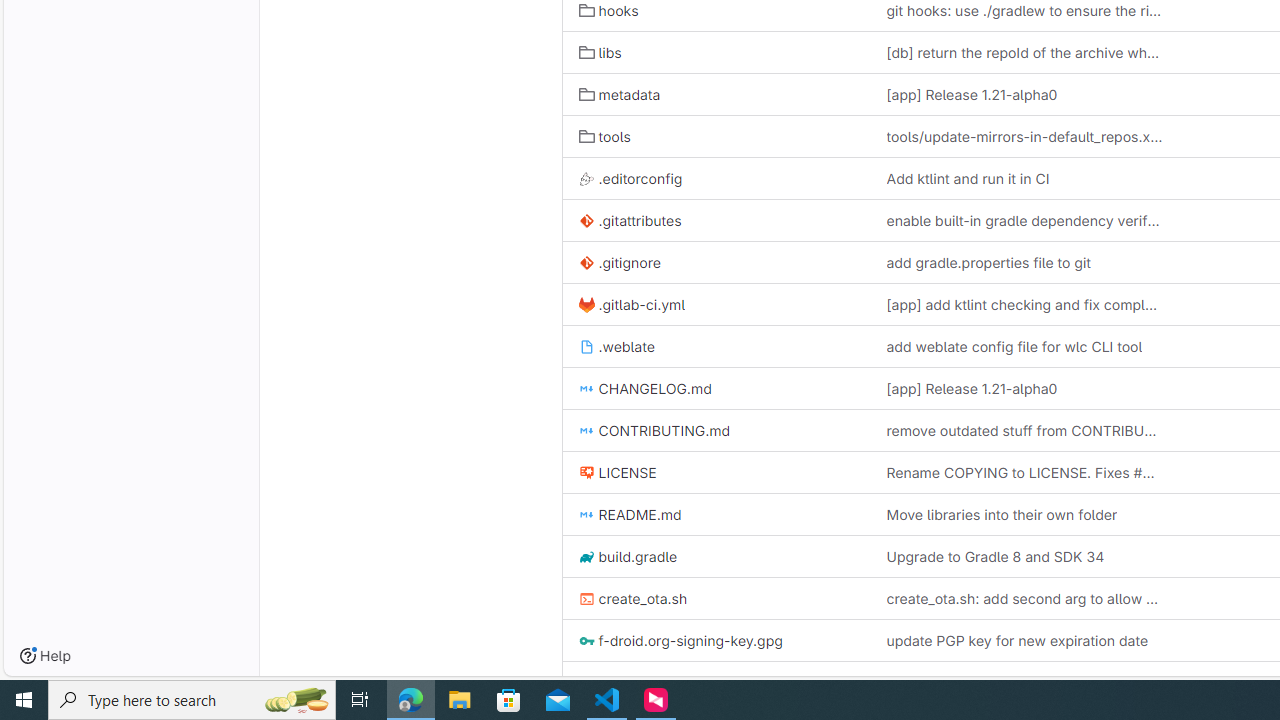  Describe the element at coordinates (1024, 177) in the screenshot. I see `'Add ktlint and run it in CI'` at that location.